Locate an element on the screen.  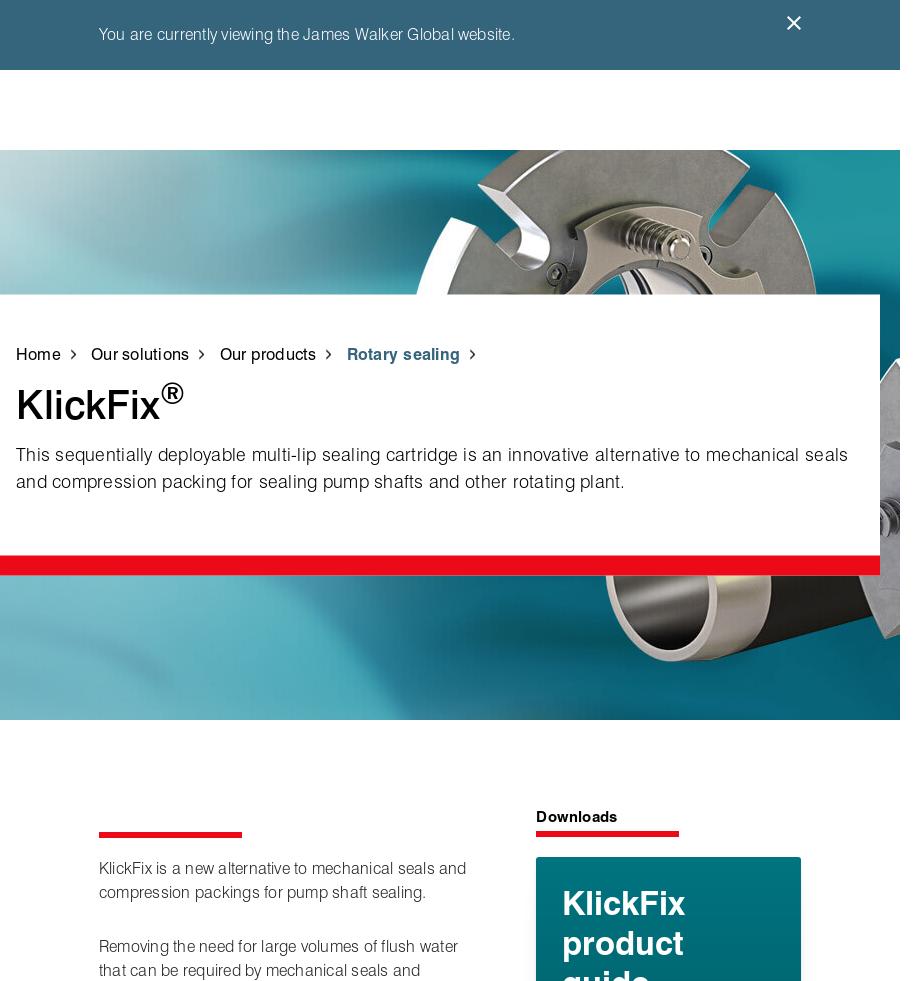
'About' is located at coordinates (722, 335).